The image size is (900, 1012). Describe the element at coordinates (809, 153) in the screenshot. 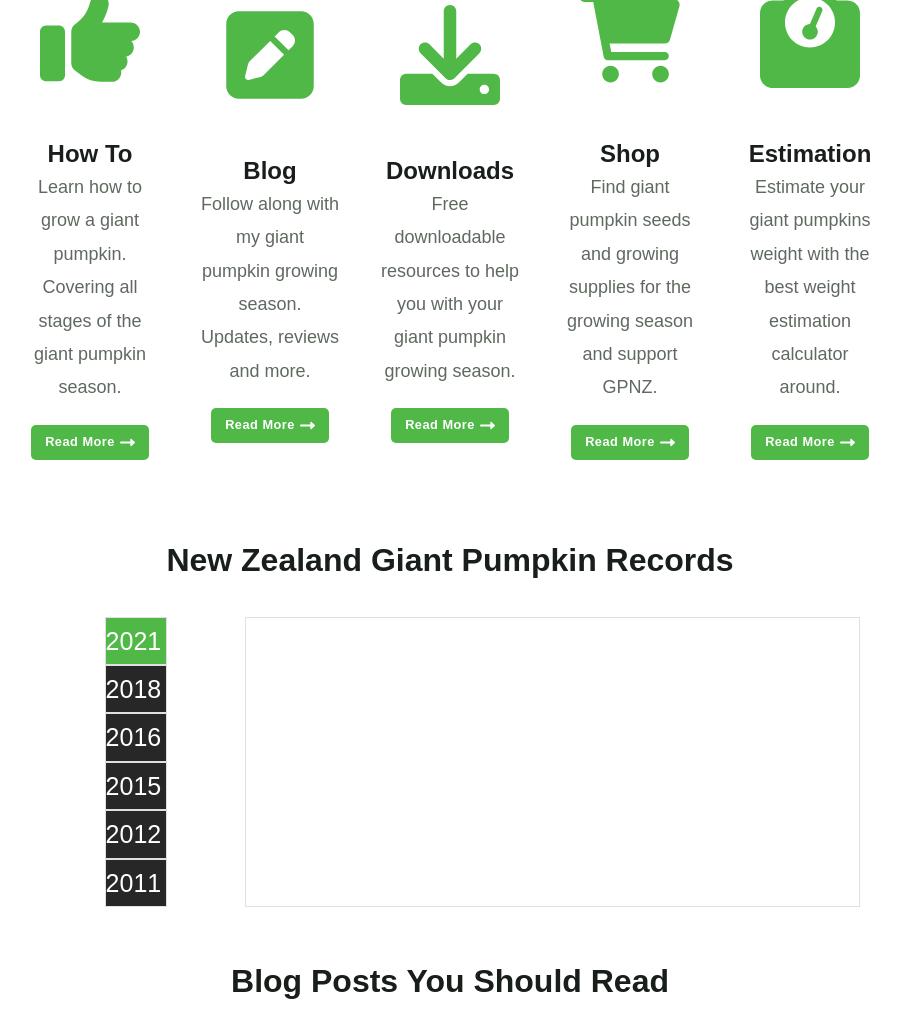

I see `'Estimation'` at that location.